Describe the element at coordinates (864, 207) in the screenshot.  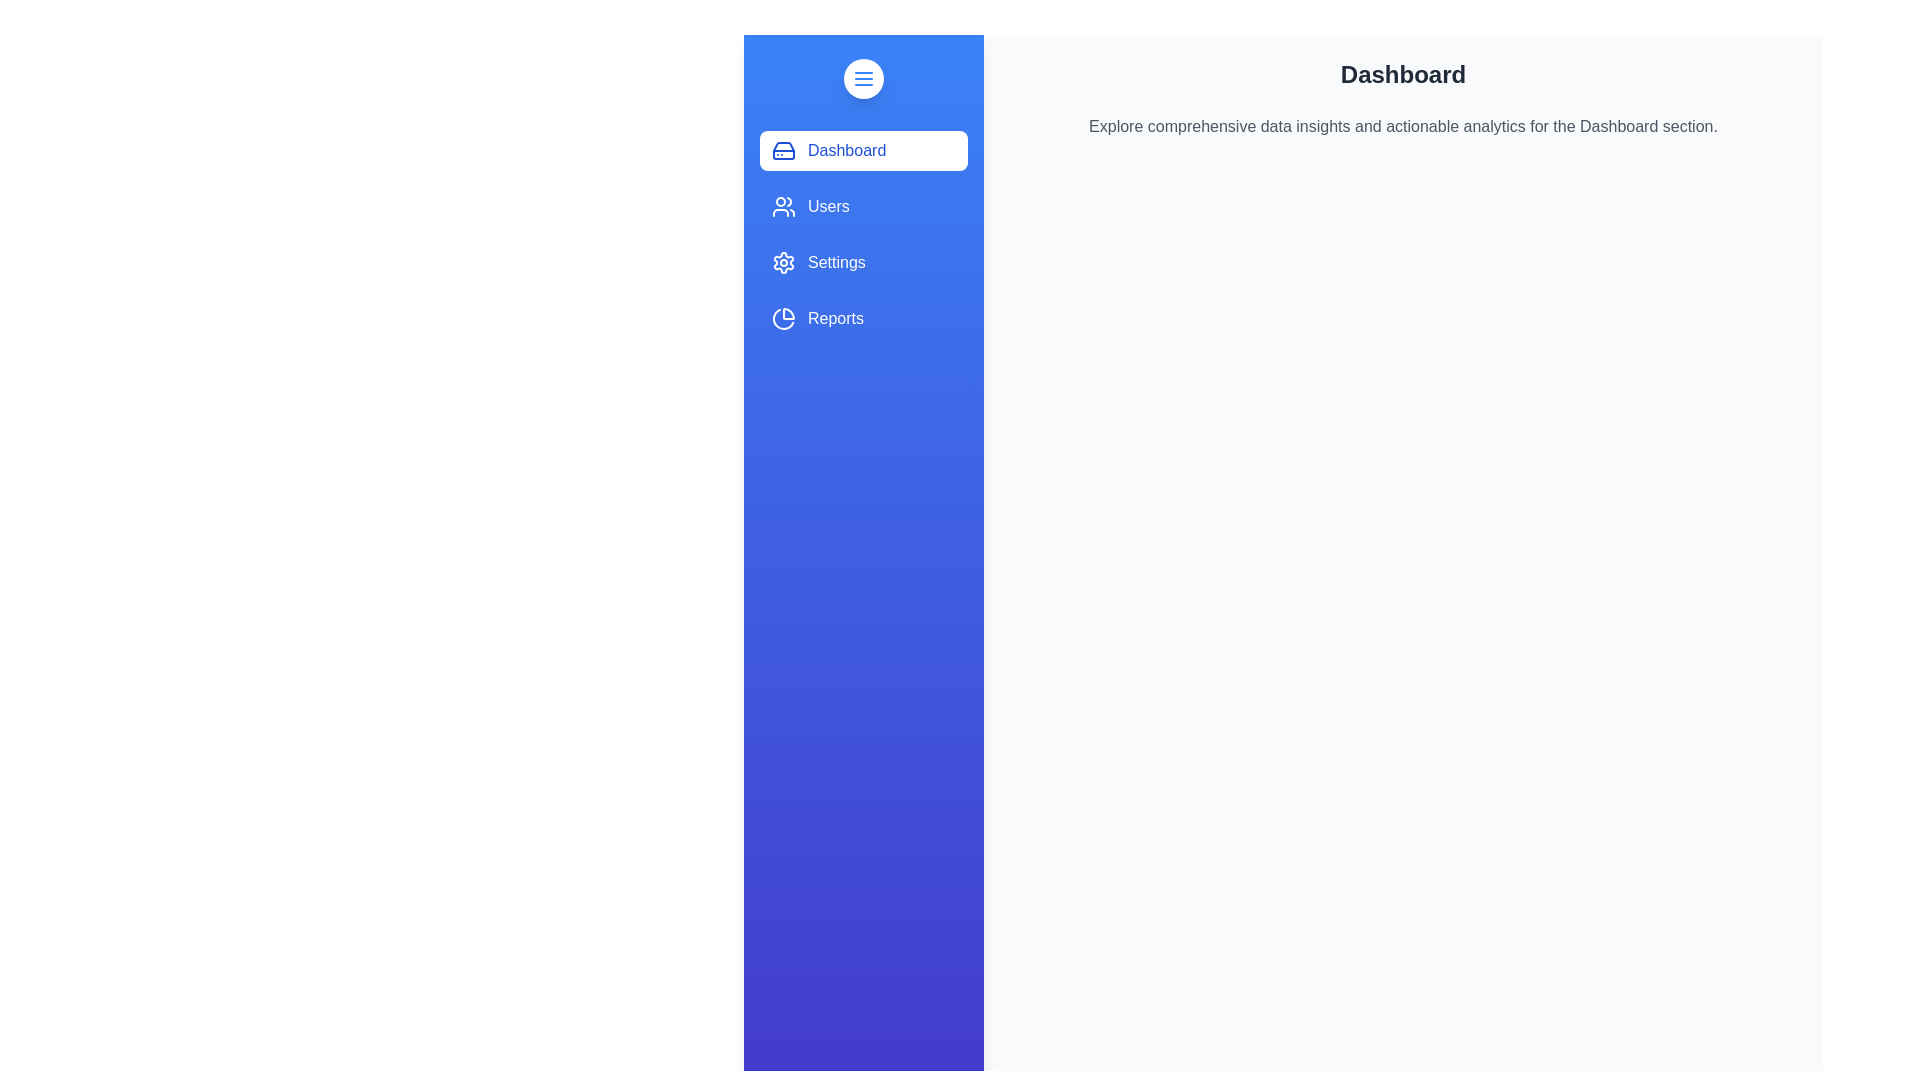
I see `the 'Users' tab to activate it` at that location.